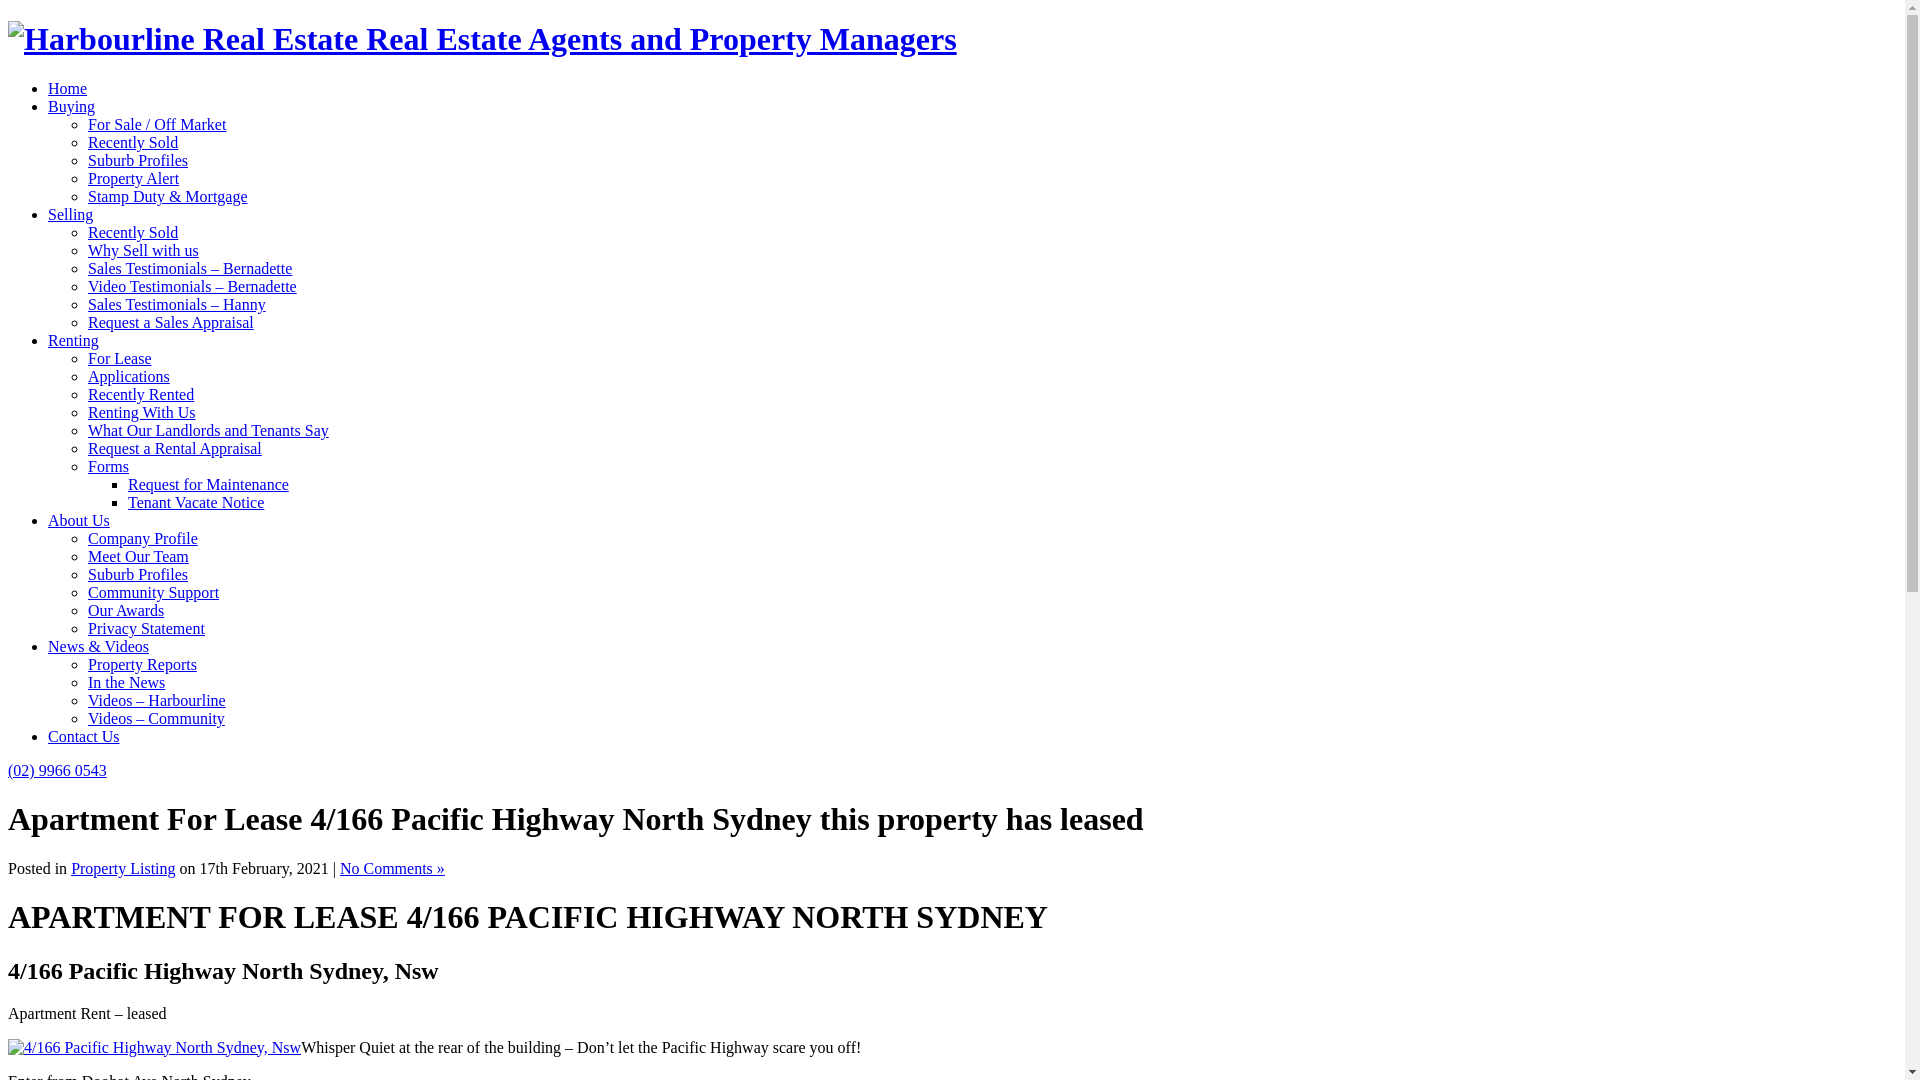 The width and height of the screenshot is (1920, 1080). I want to click on 'Property Reports', so click(86, 664).